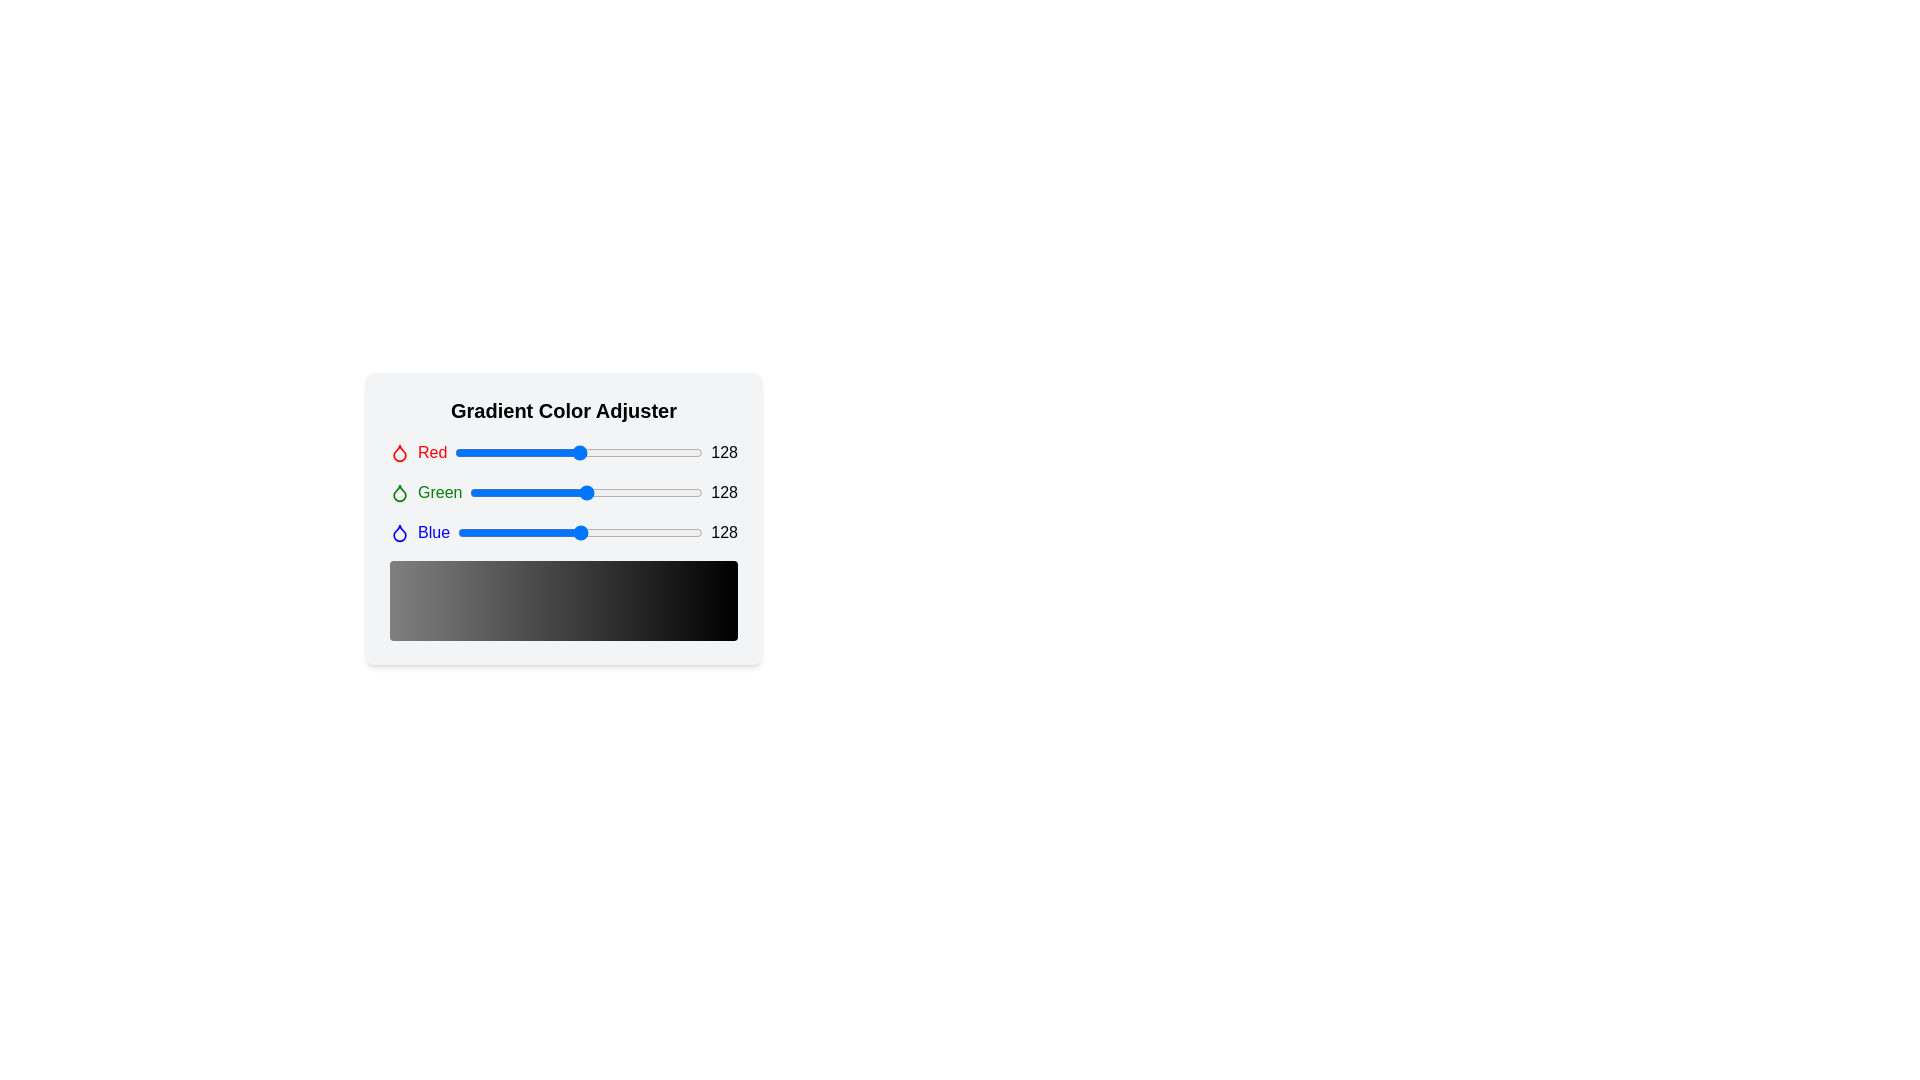  Describe the element at coordinates (533, 531) in the screenshot. I see `the blue color slider to 79` at that location.